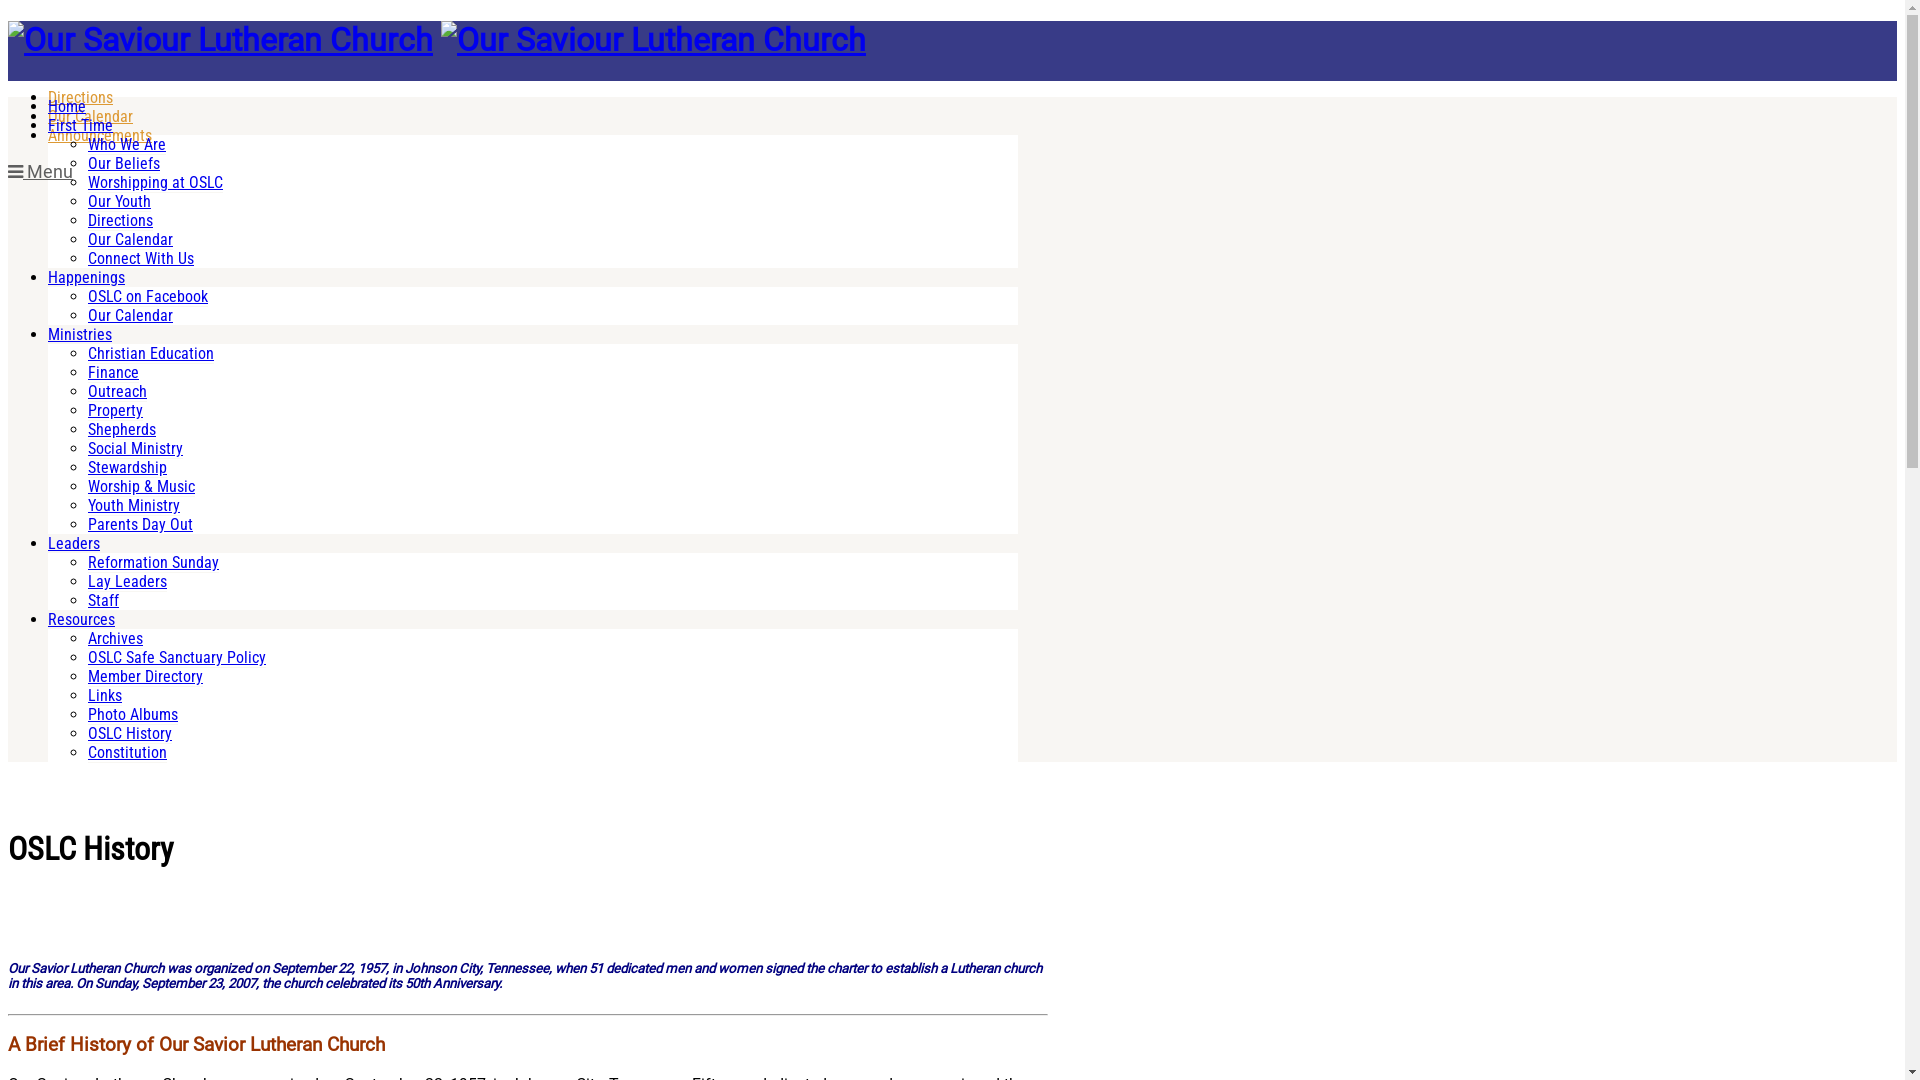  Describe the element at coordinates (147, 297) in the screenshot. I see `'OSLC on Facebook'` at that location.